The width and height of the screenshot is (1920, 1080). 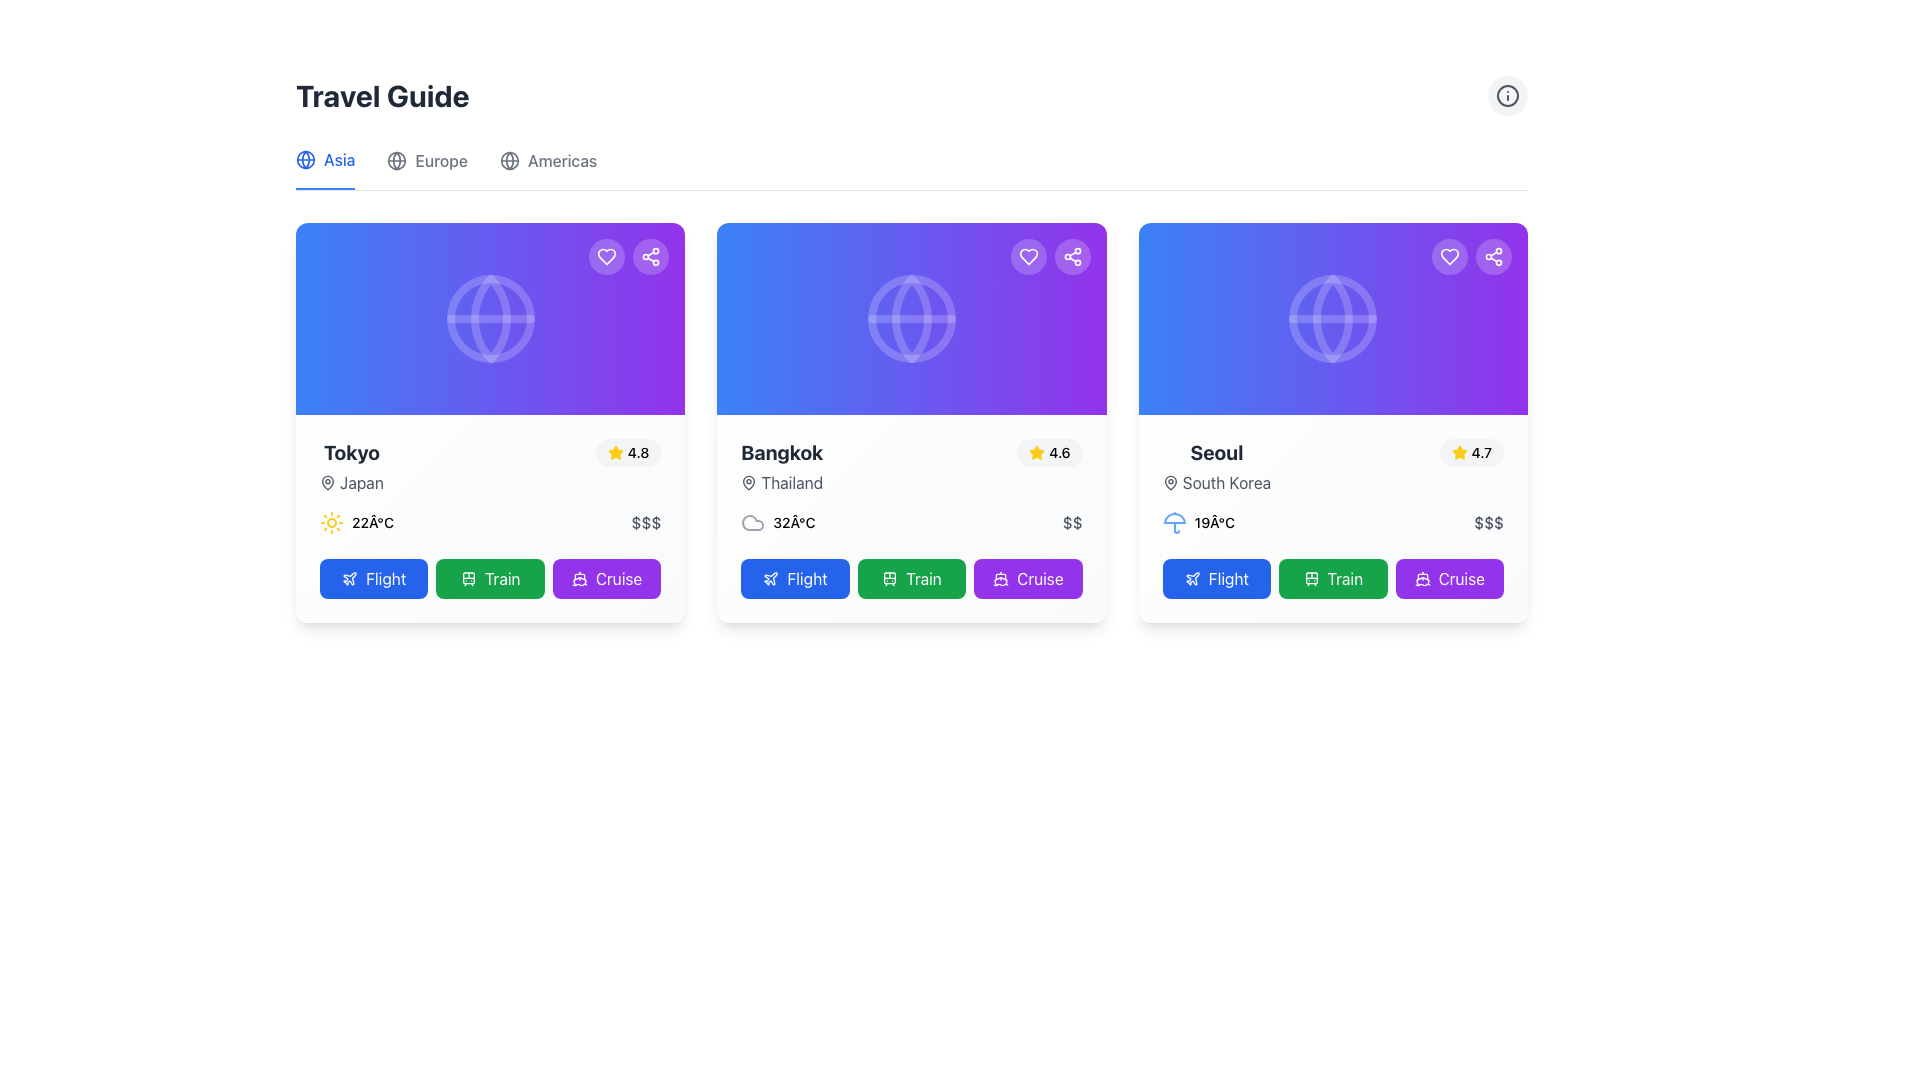 I want to click on the sun-shaped icon located in the weather information section of the Tokyo card, positioned to the left of the '22°C' text, so click(x=331, y=522).